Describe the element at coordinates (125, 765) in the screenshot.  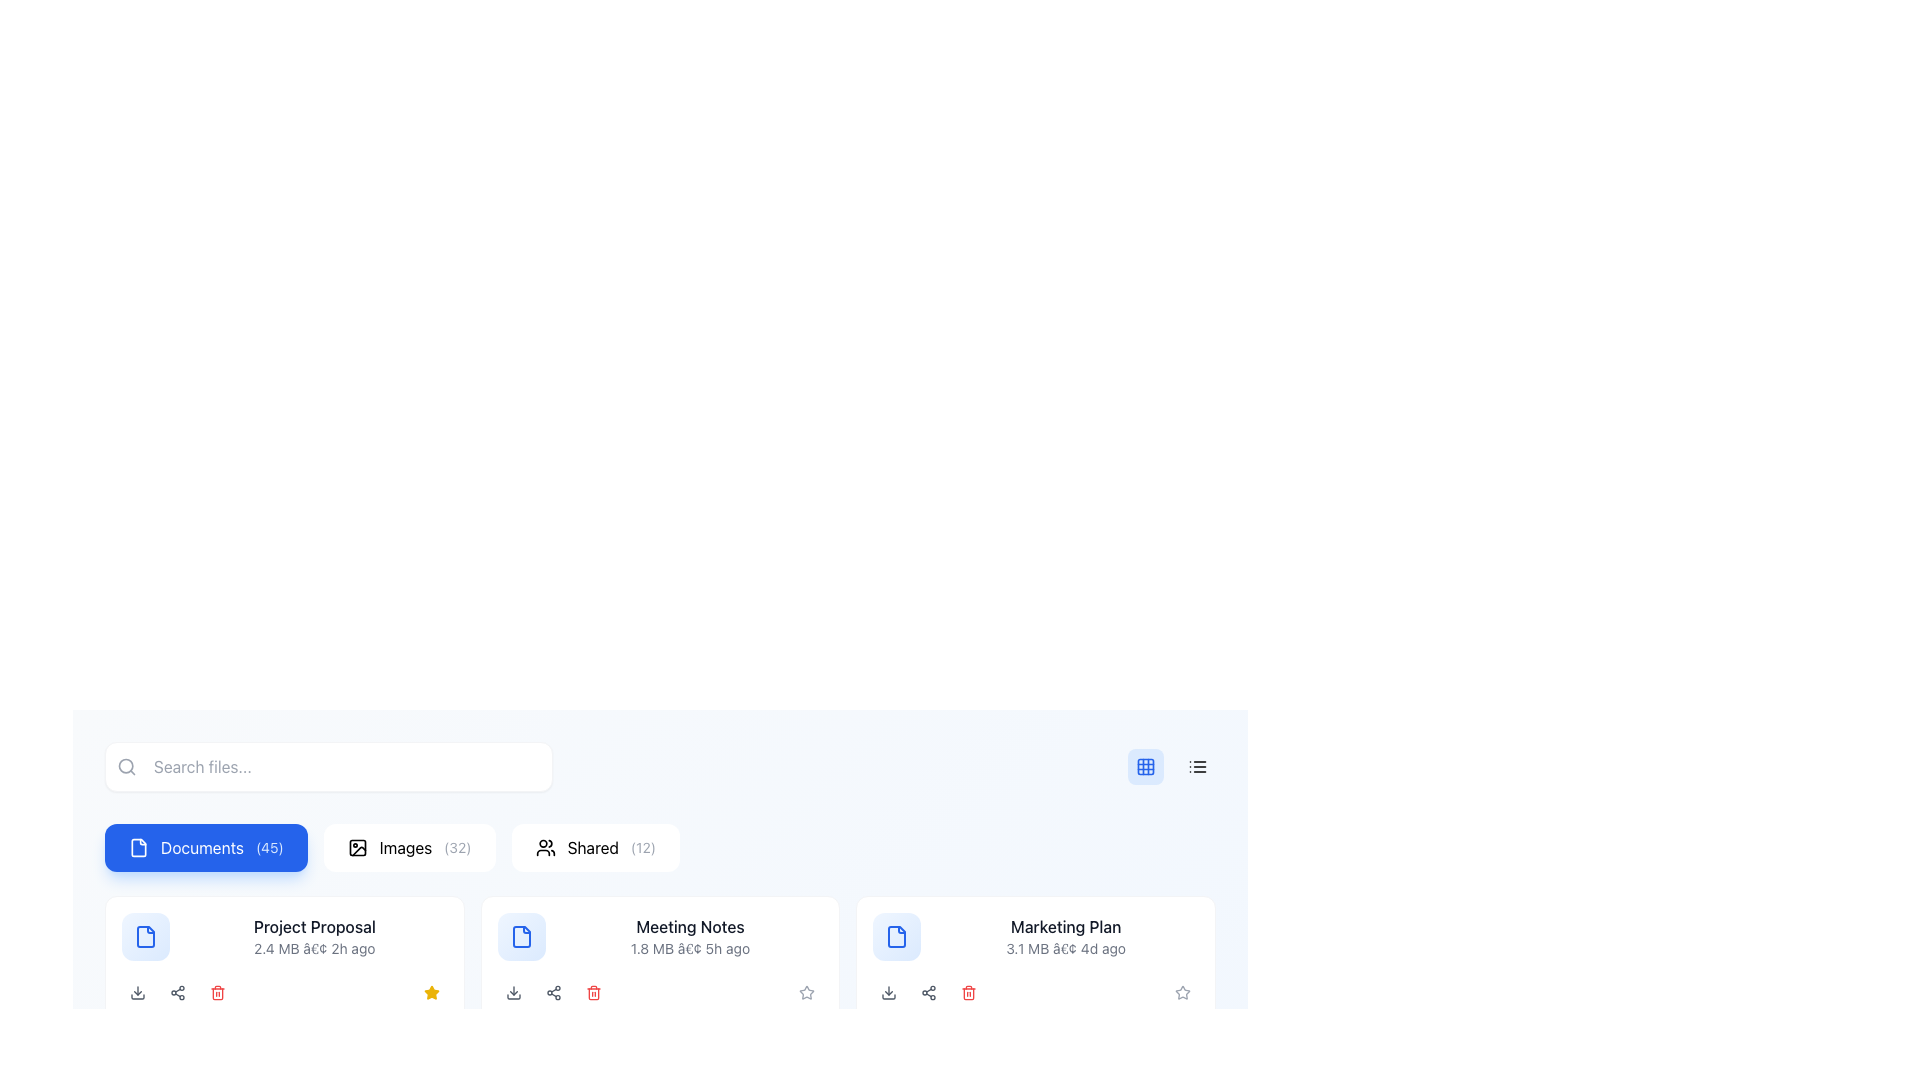
I see `the circular part of the magnifying glass icon, which is positioned towards the left side of the search input box, indicating its functionality` at that location.